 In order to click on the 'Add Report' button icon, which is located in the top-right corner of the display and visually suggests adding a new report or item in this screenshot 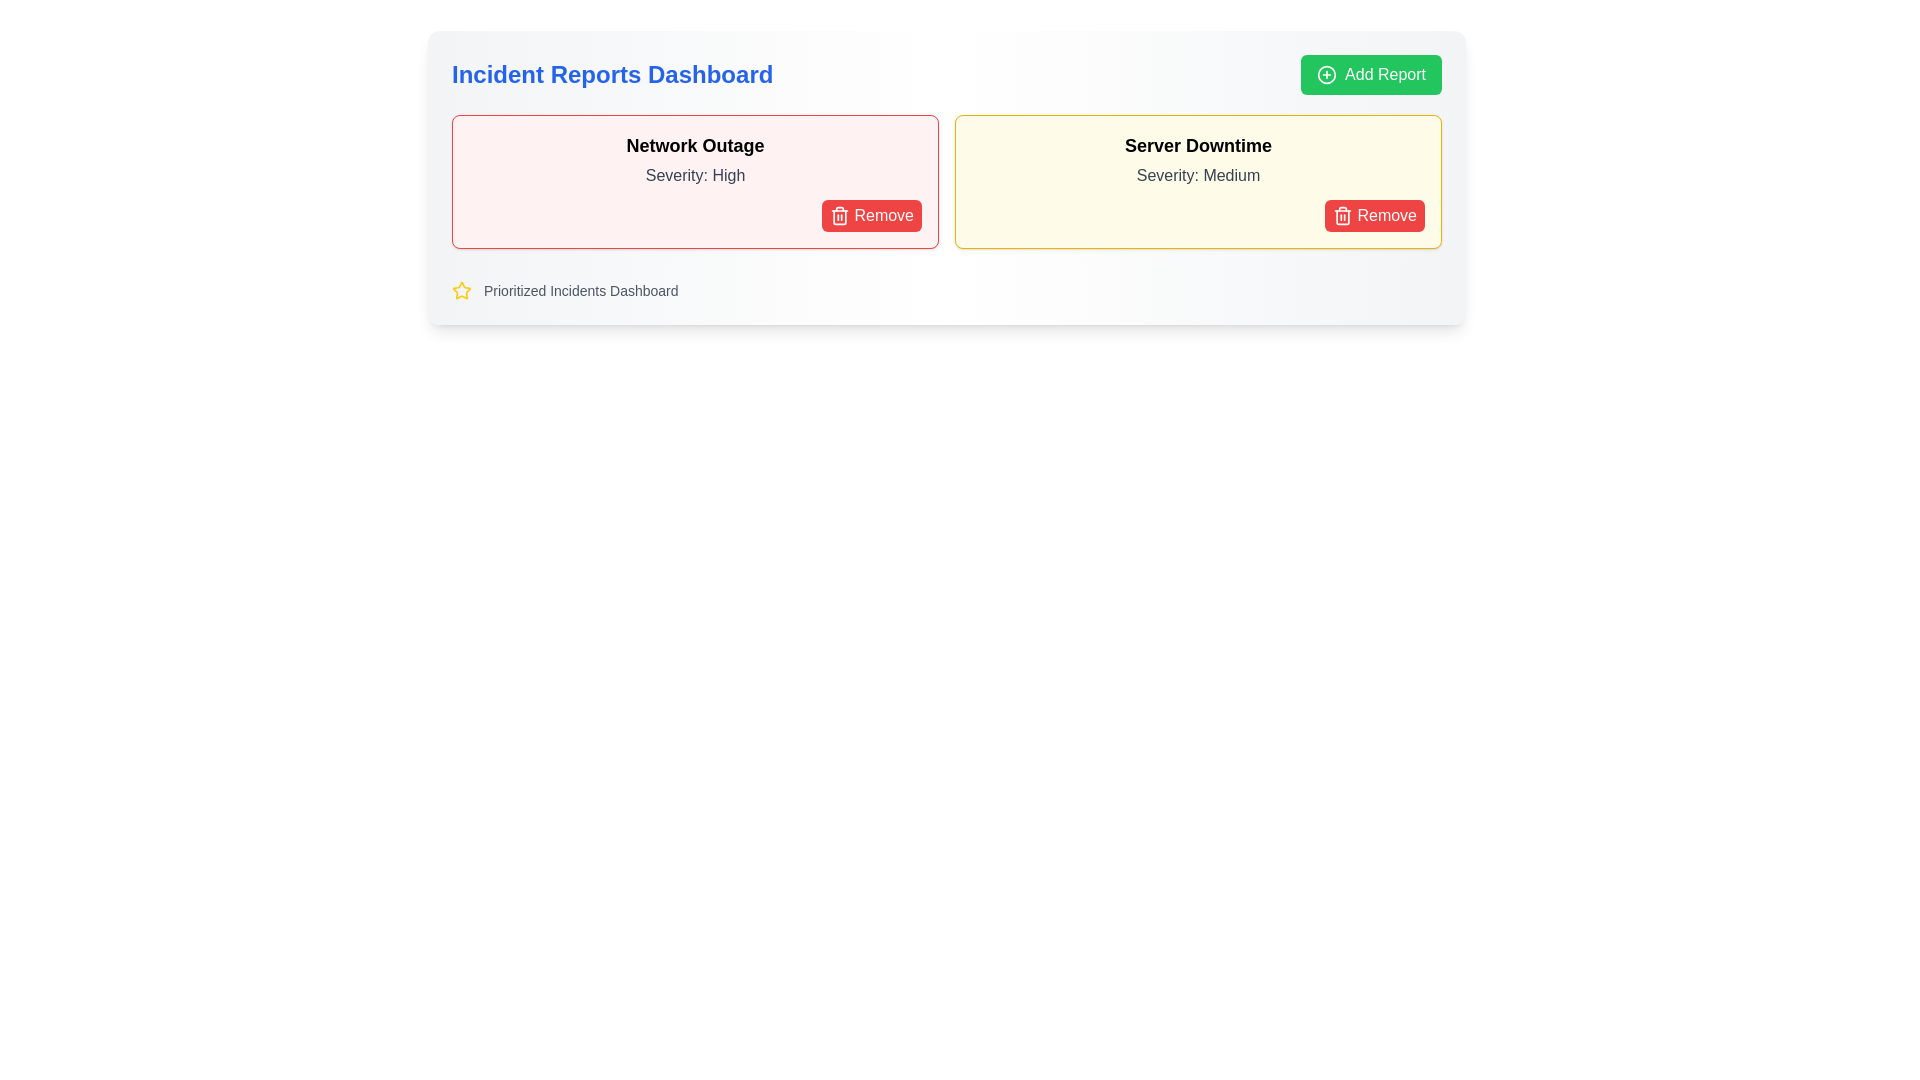, I will do `click(1327, 73)`.